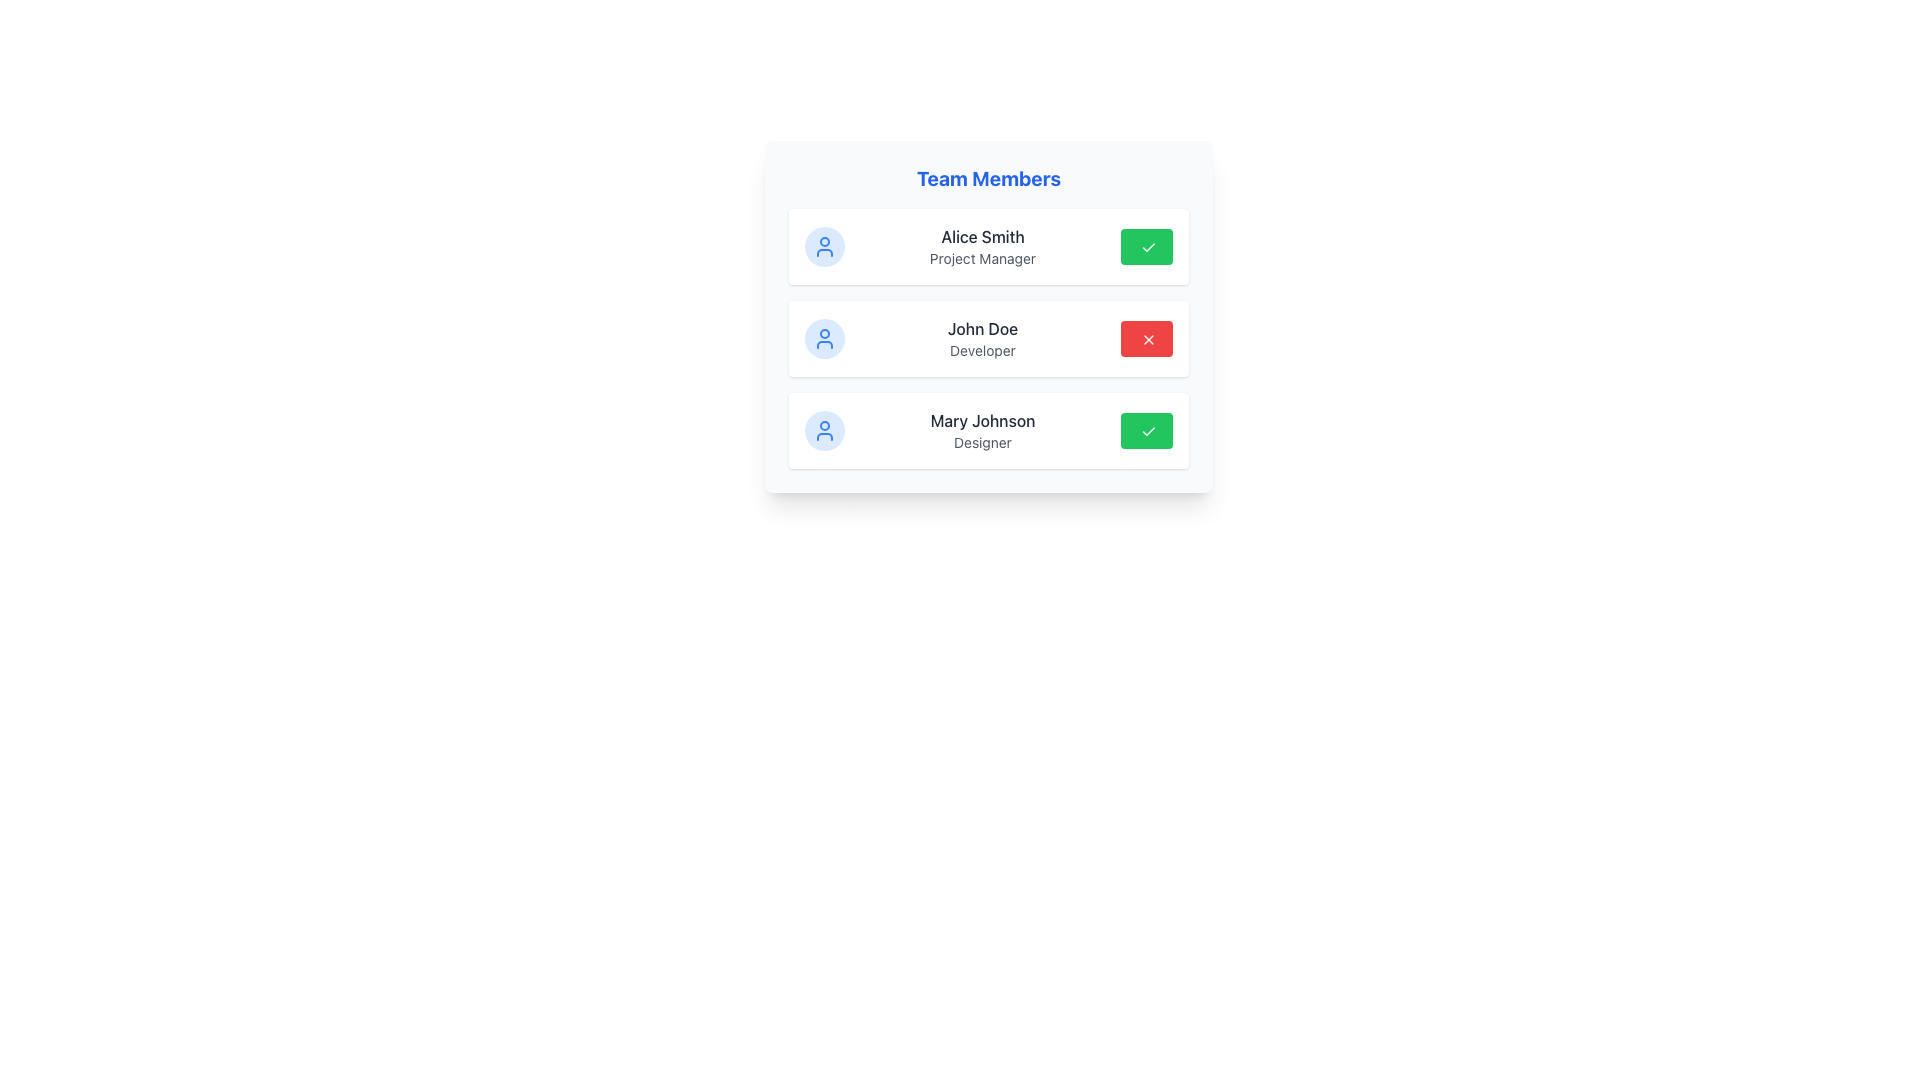 The height and width of the screenshot is (1080, 1920). What do you see at coordinates (983, 430) in the screenshot?
I see `the text display element for the team member's role and name, located below 'John Doe (Developer)'` at bounding box center [983, 430].